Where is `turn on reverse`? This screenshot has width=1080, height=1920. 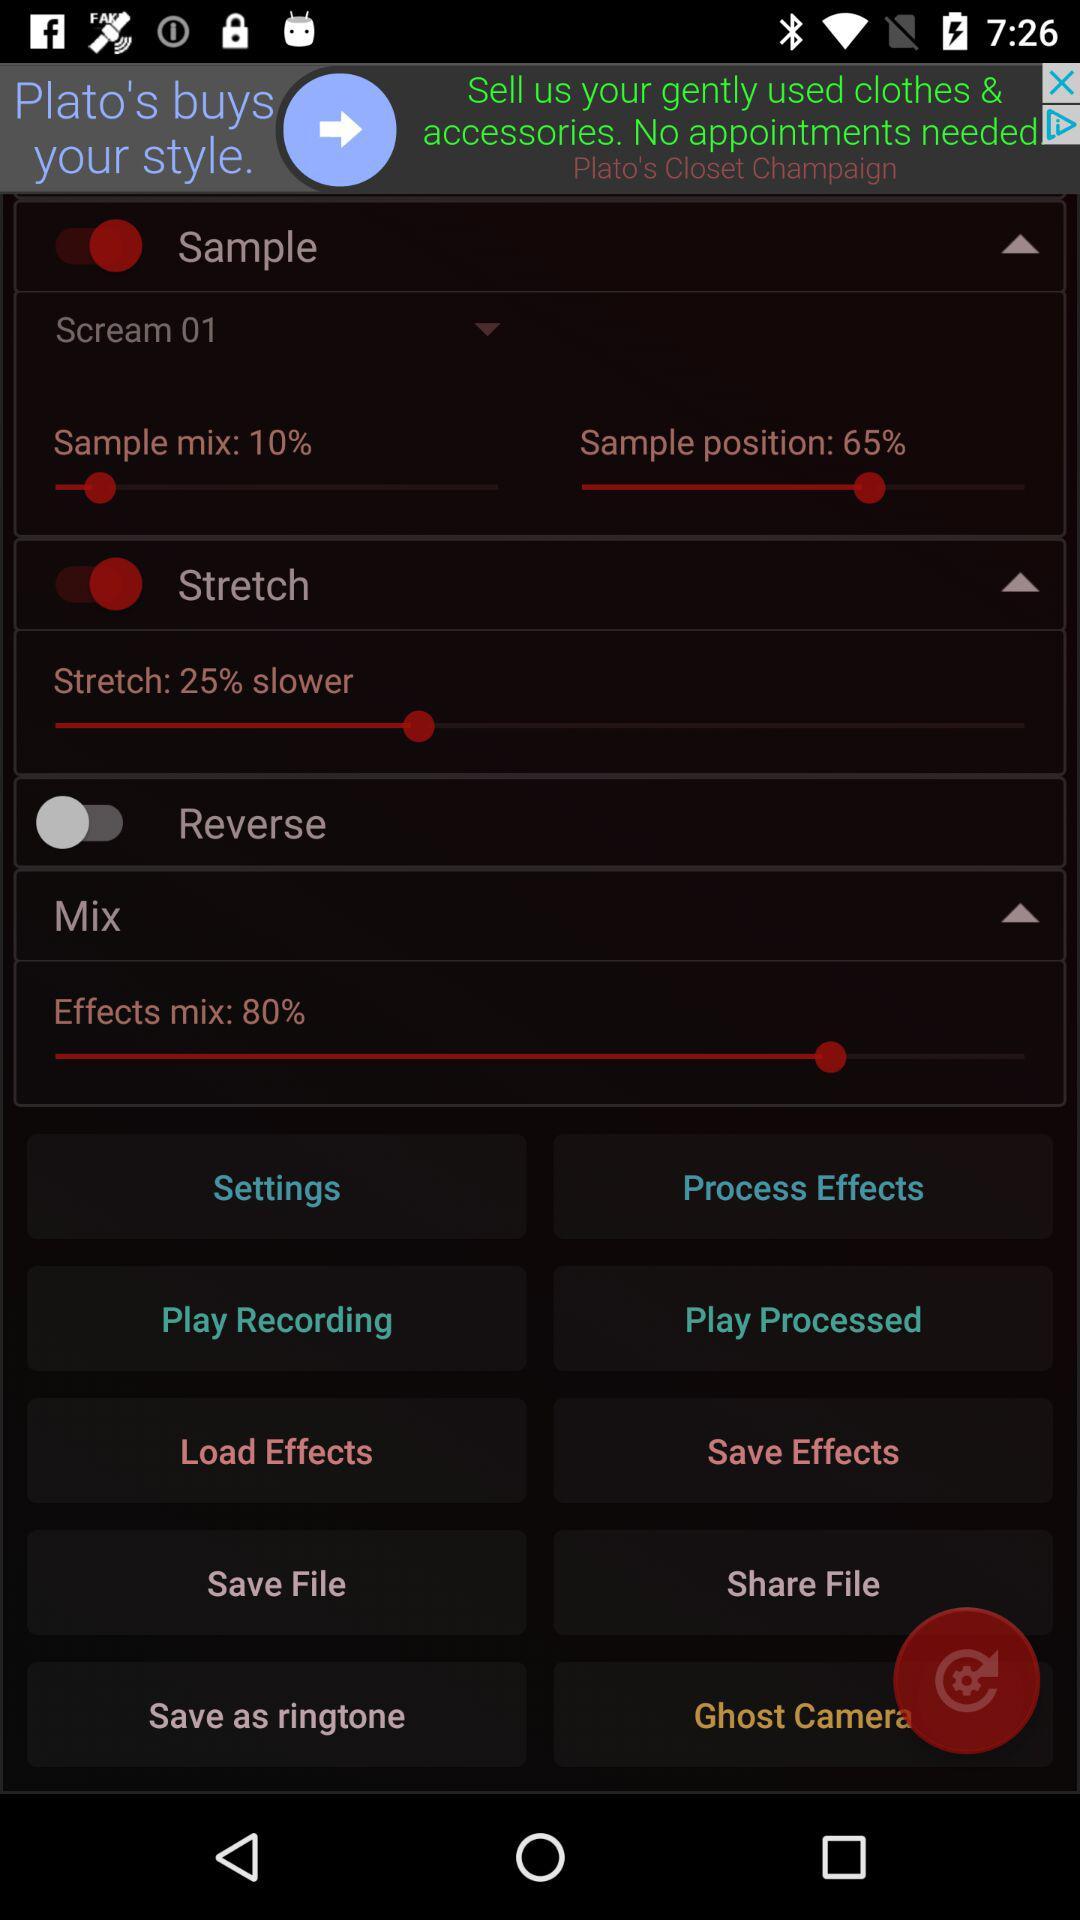
turn on reverse is located at coordinates (88, 822).